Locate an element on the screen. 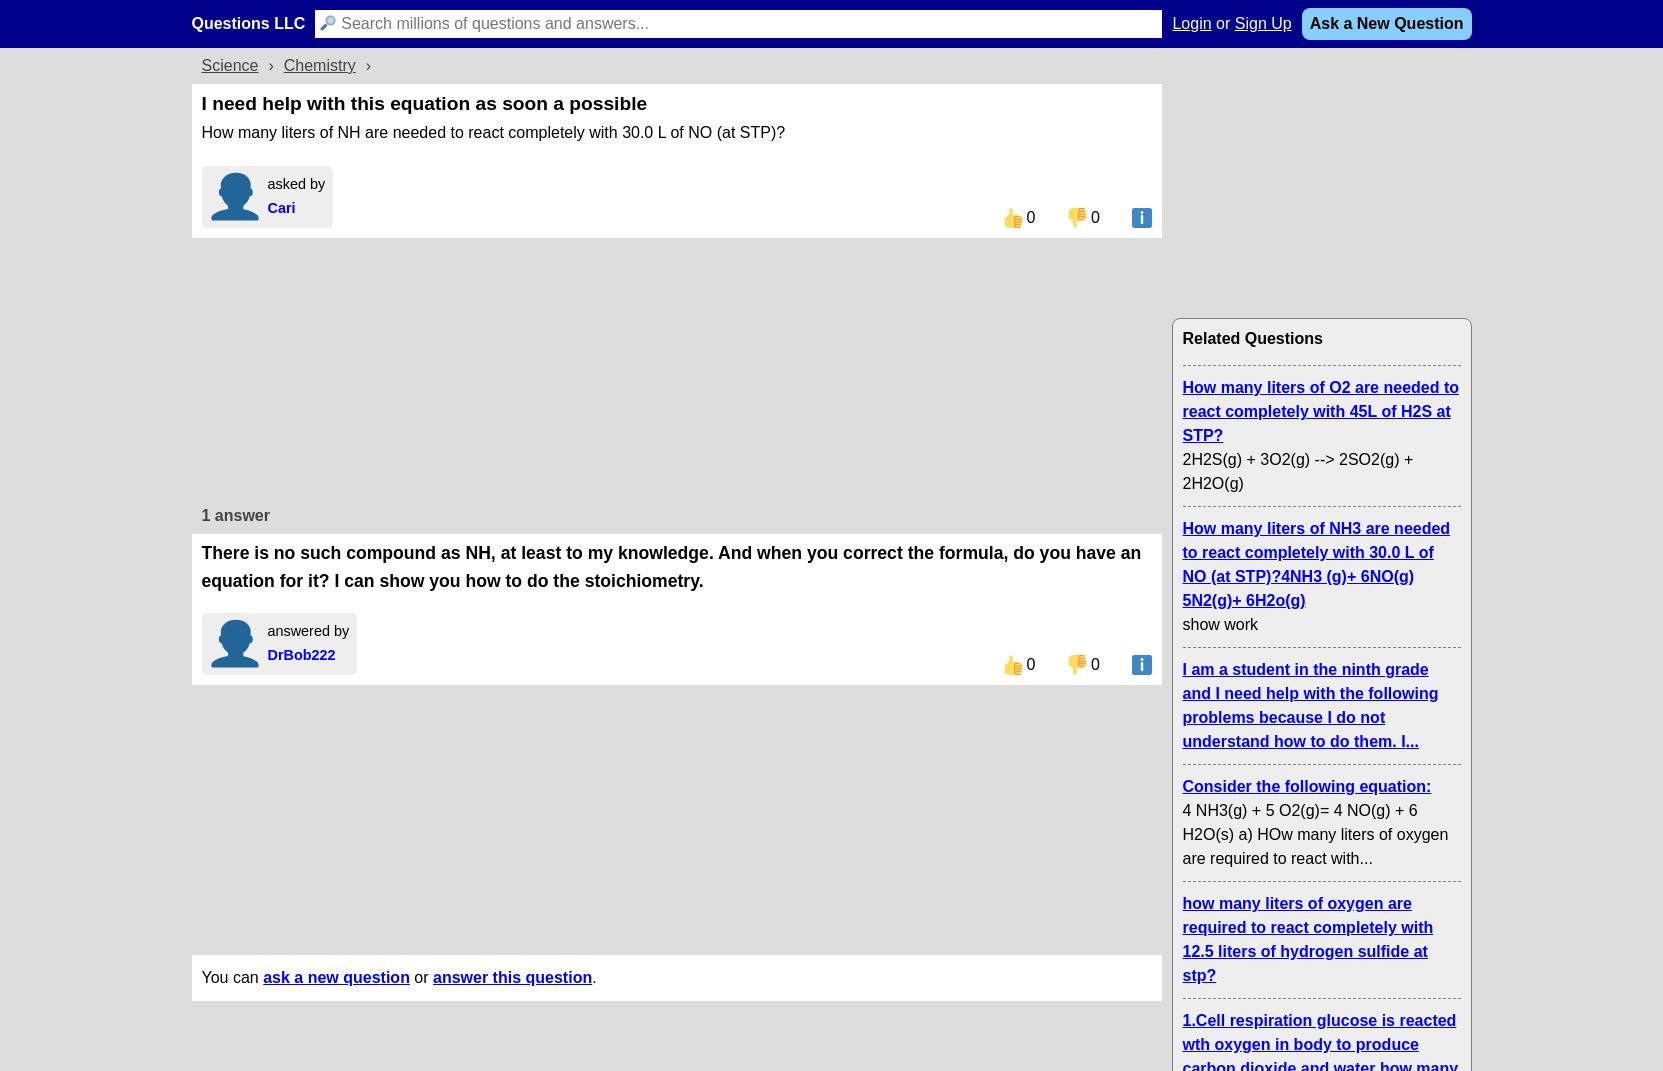  'Related Questions' is located at coordinates (1251, 337).